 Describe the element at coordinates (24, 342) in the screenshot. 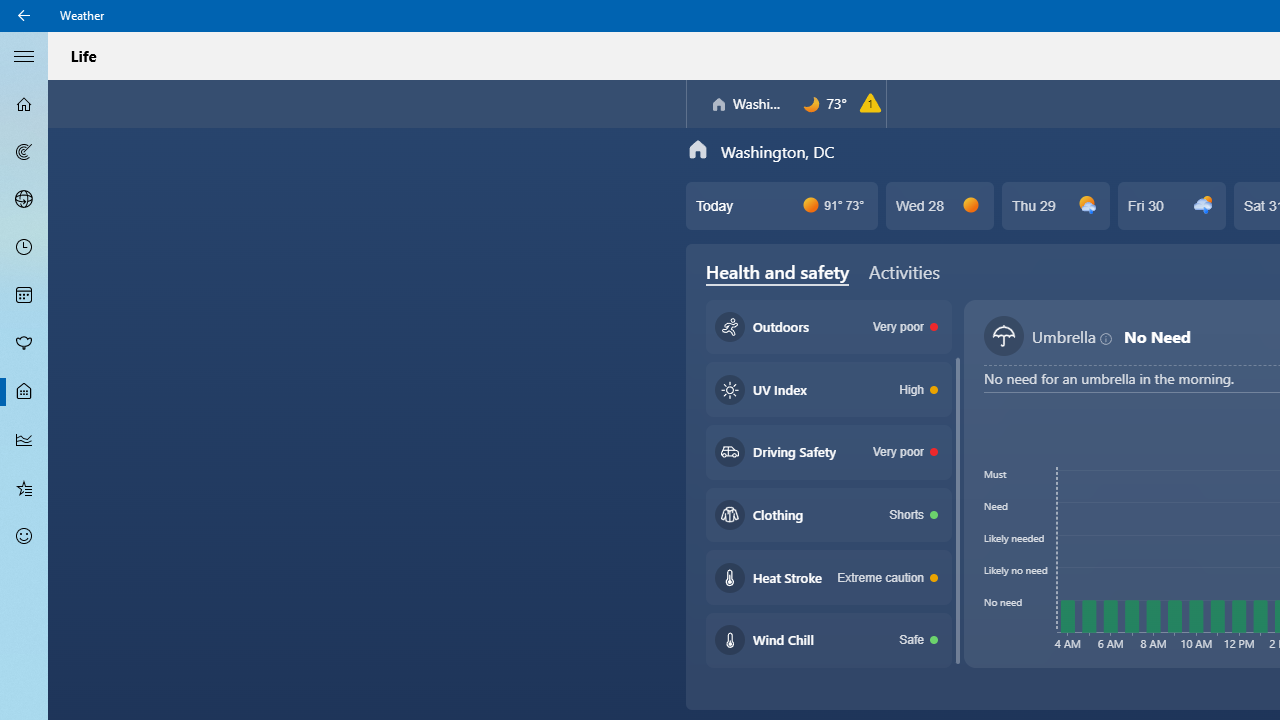

I see `'Pollen - Not Selected'` at that location.